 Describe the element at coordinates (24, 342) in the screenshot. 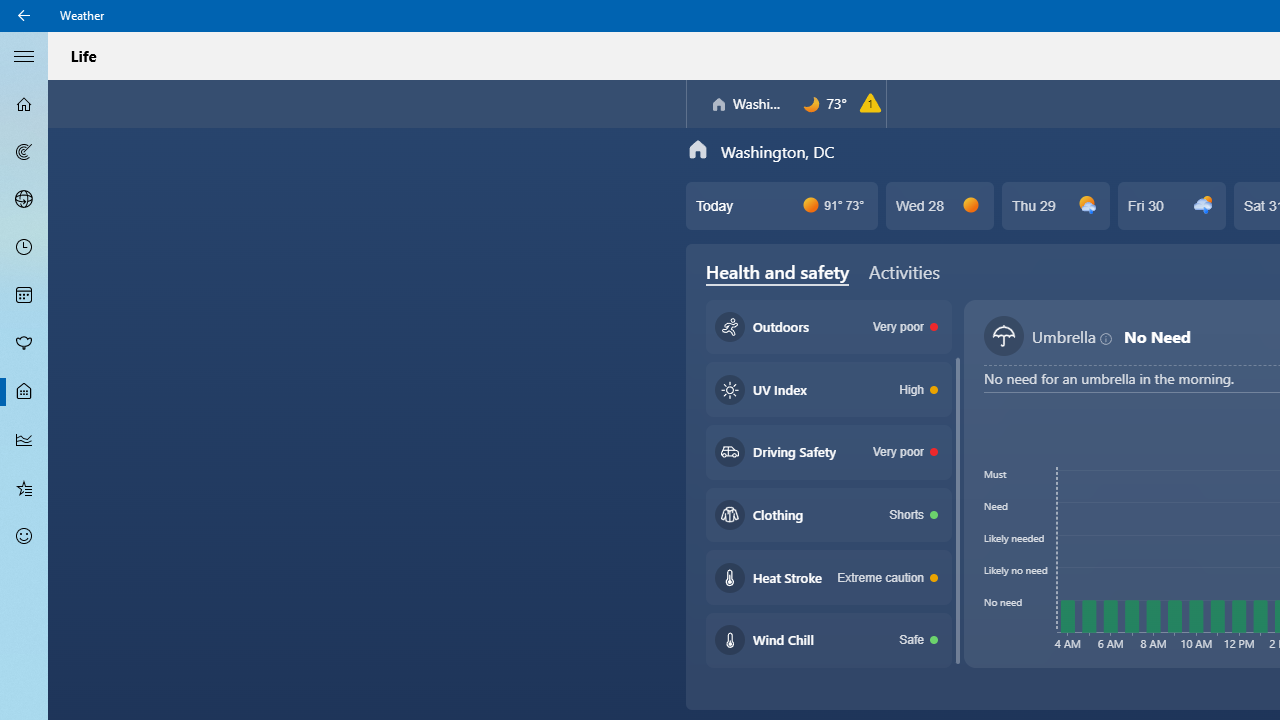

I see `'Pollen - Not Selected'` at that location.